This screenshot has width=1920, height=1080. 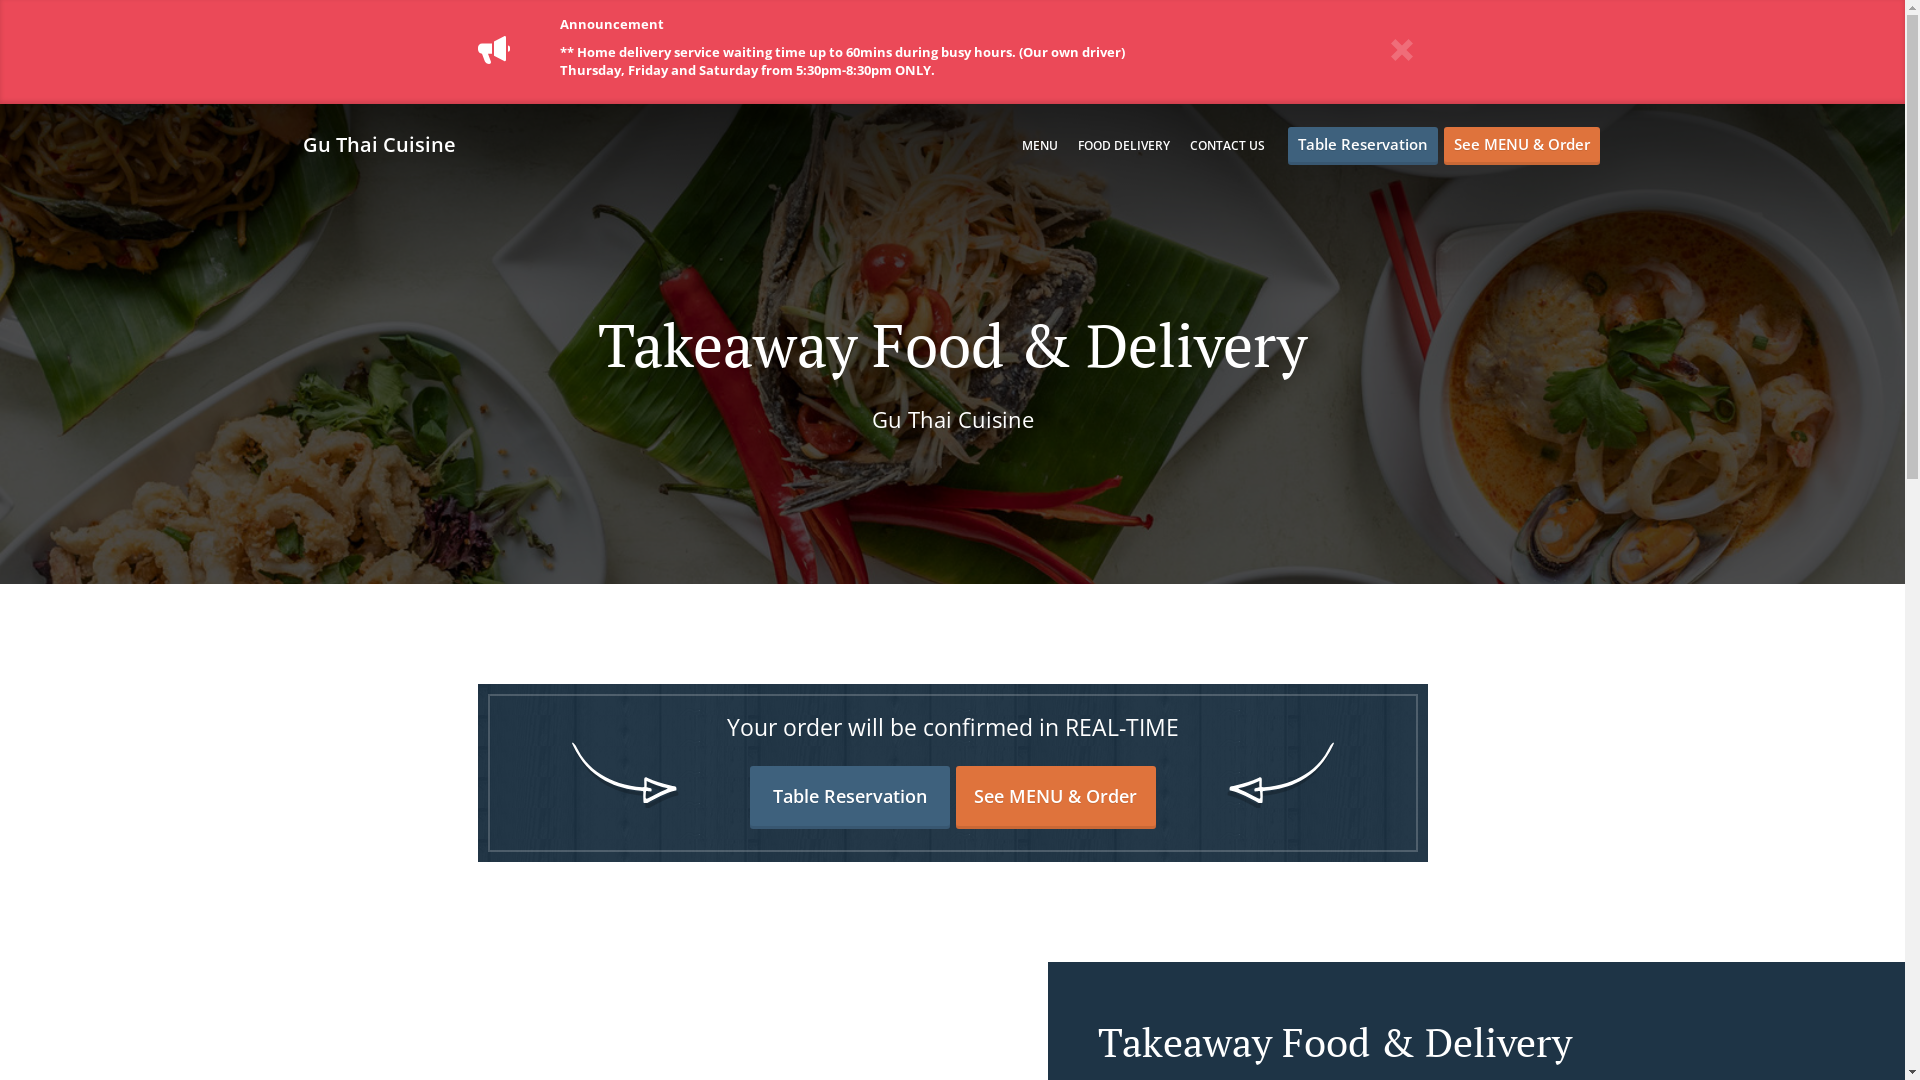 I want to click on 'Gu Thai Cuisine', so click(x=388, y=143).